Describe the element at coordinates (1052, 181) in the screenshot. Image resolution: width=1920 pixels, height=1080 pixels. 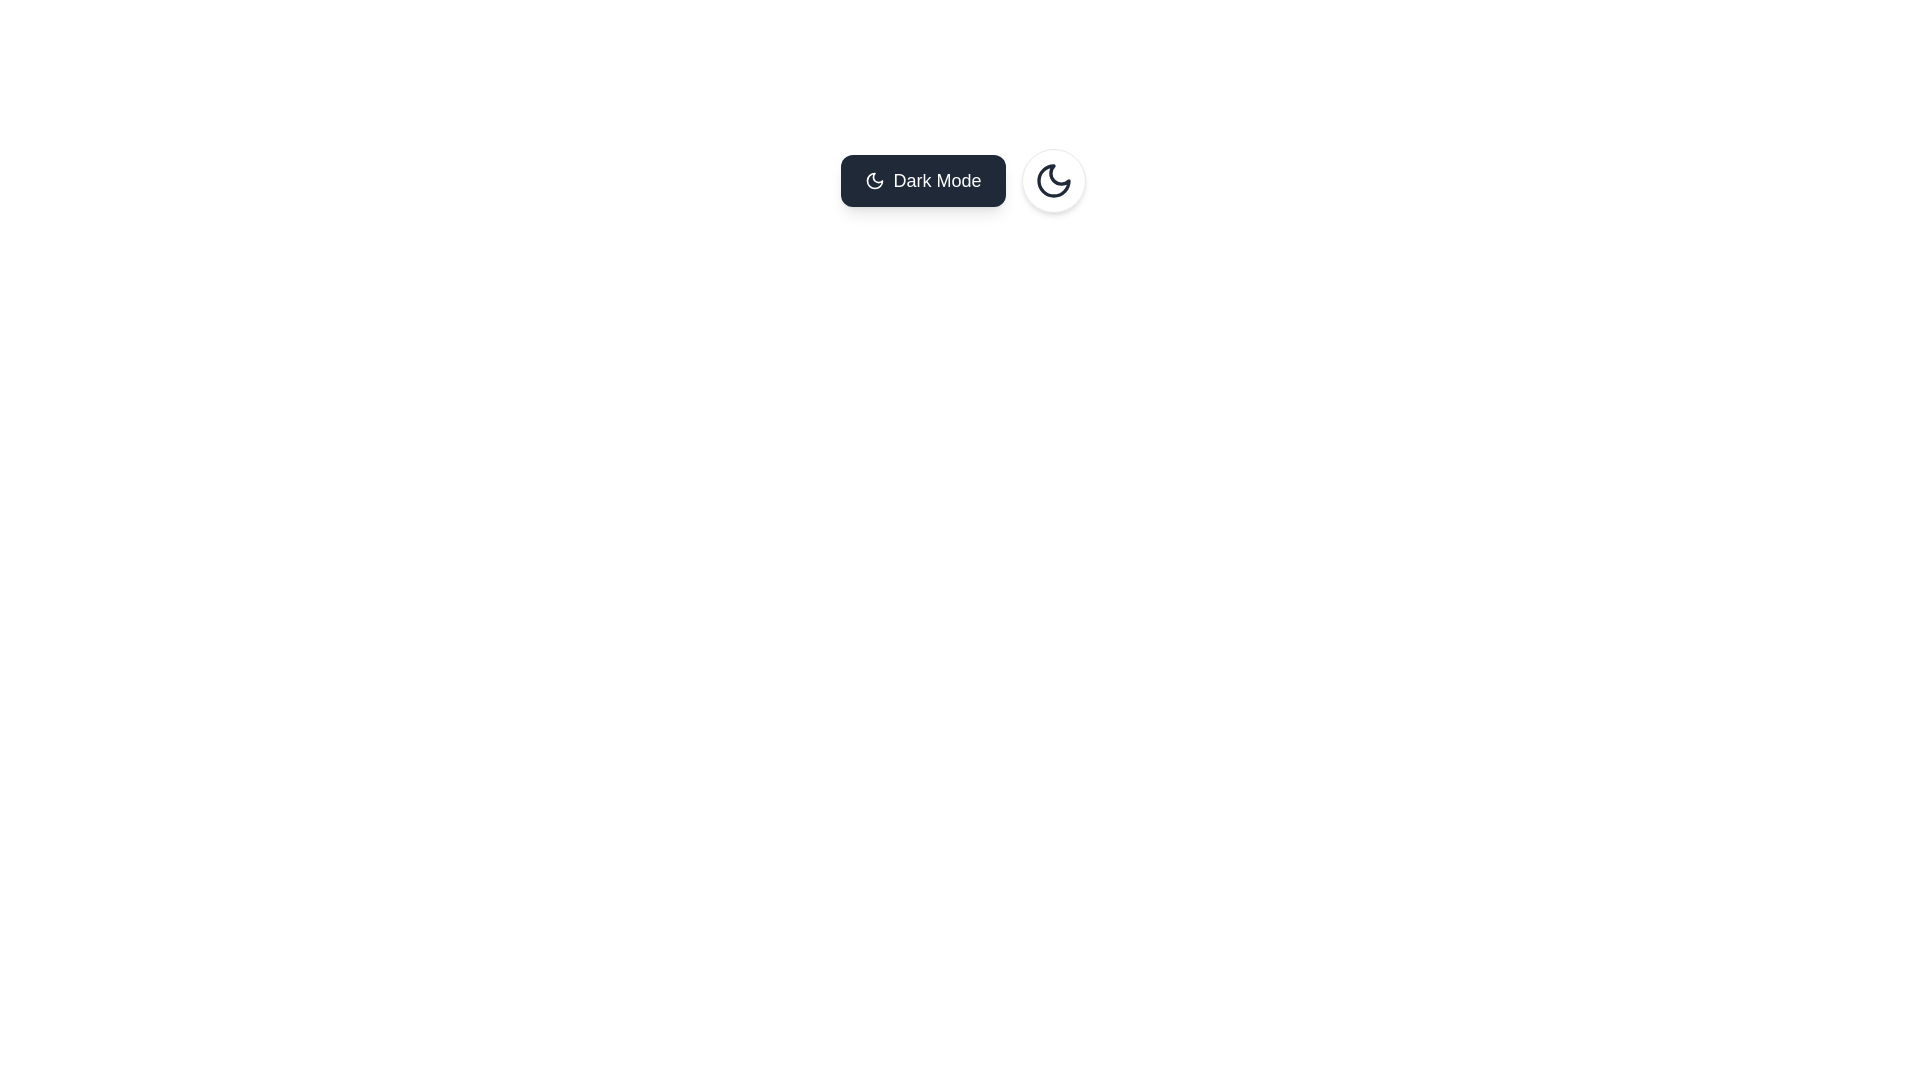
I see `the moon icon located in the upper right corner of the interface` at that location.